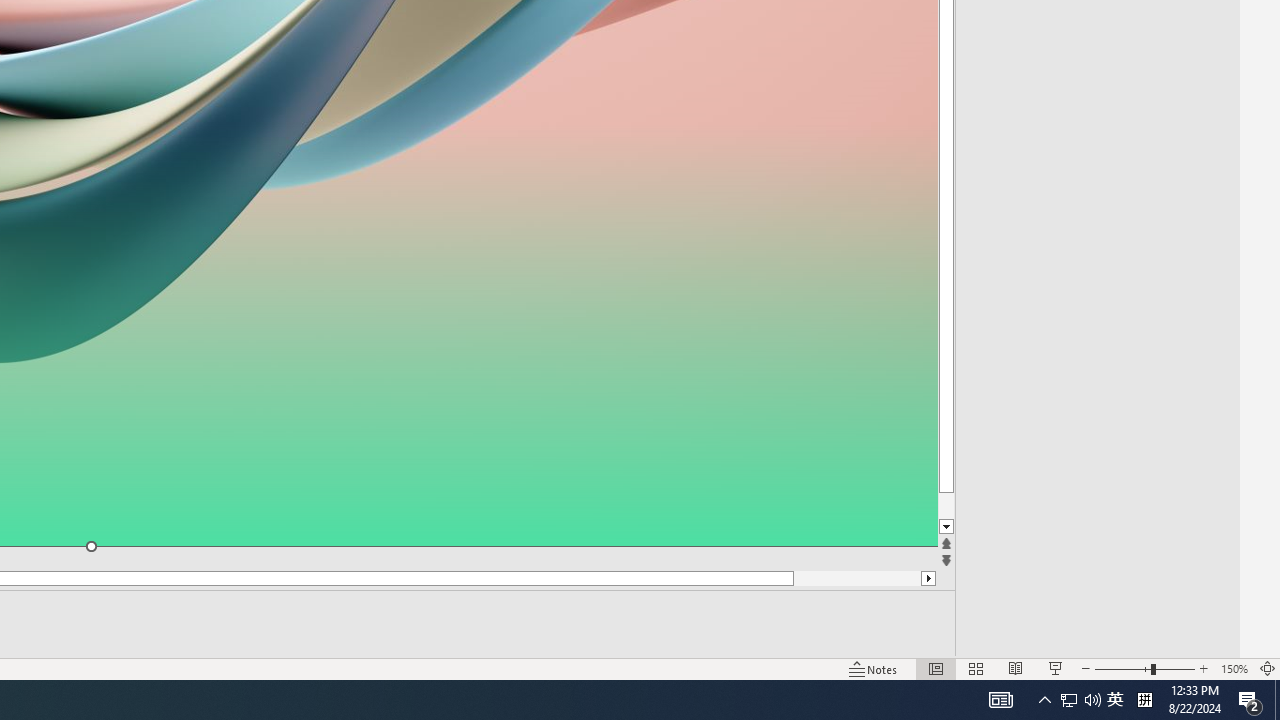 Image resolution: width=1280 pixels, height=720 pixels. I want to click on 'Zoom Out', so click(1122, 669).